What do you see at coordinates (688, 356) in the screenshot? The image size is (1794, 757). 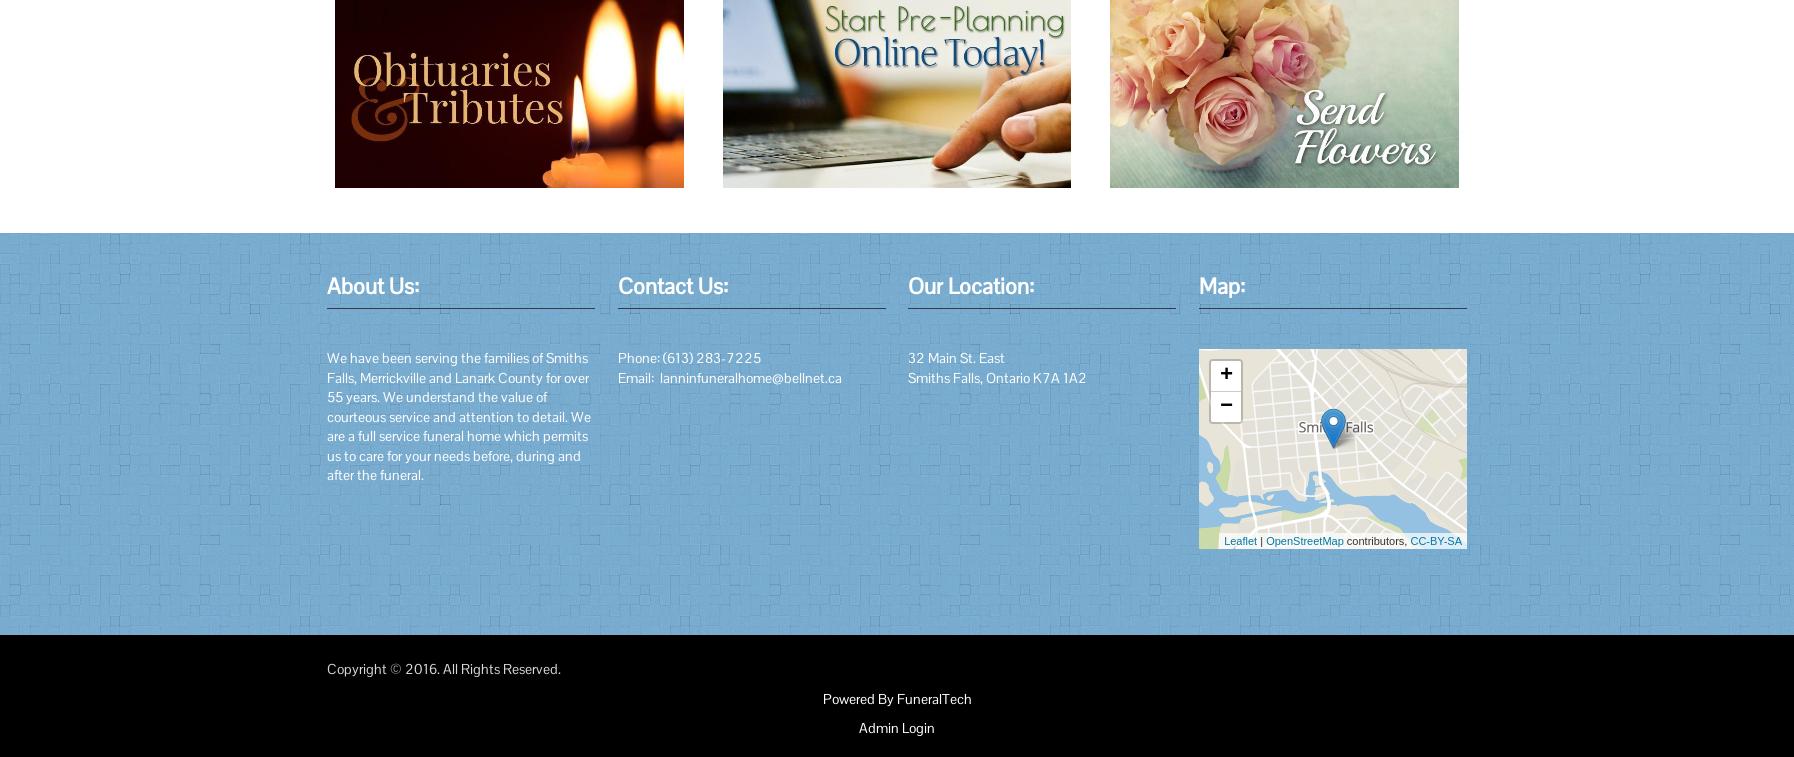 I see `'Phone: (613) 283-7225'` at bounding box center [688, 356].